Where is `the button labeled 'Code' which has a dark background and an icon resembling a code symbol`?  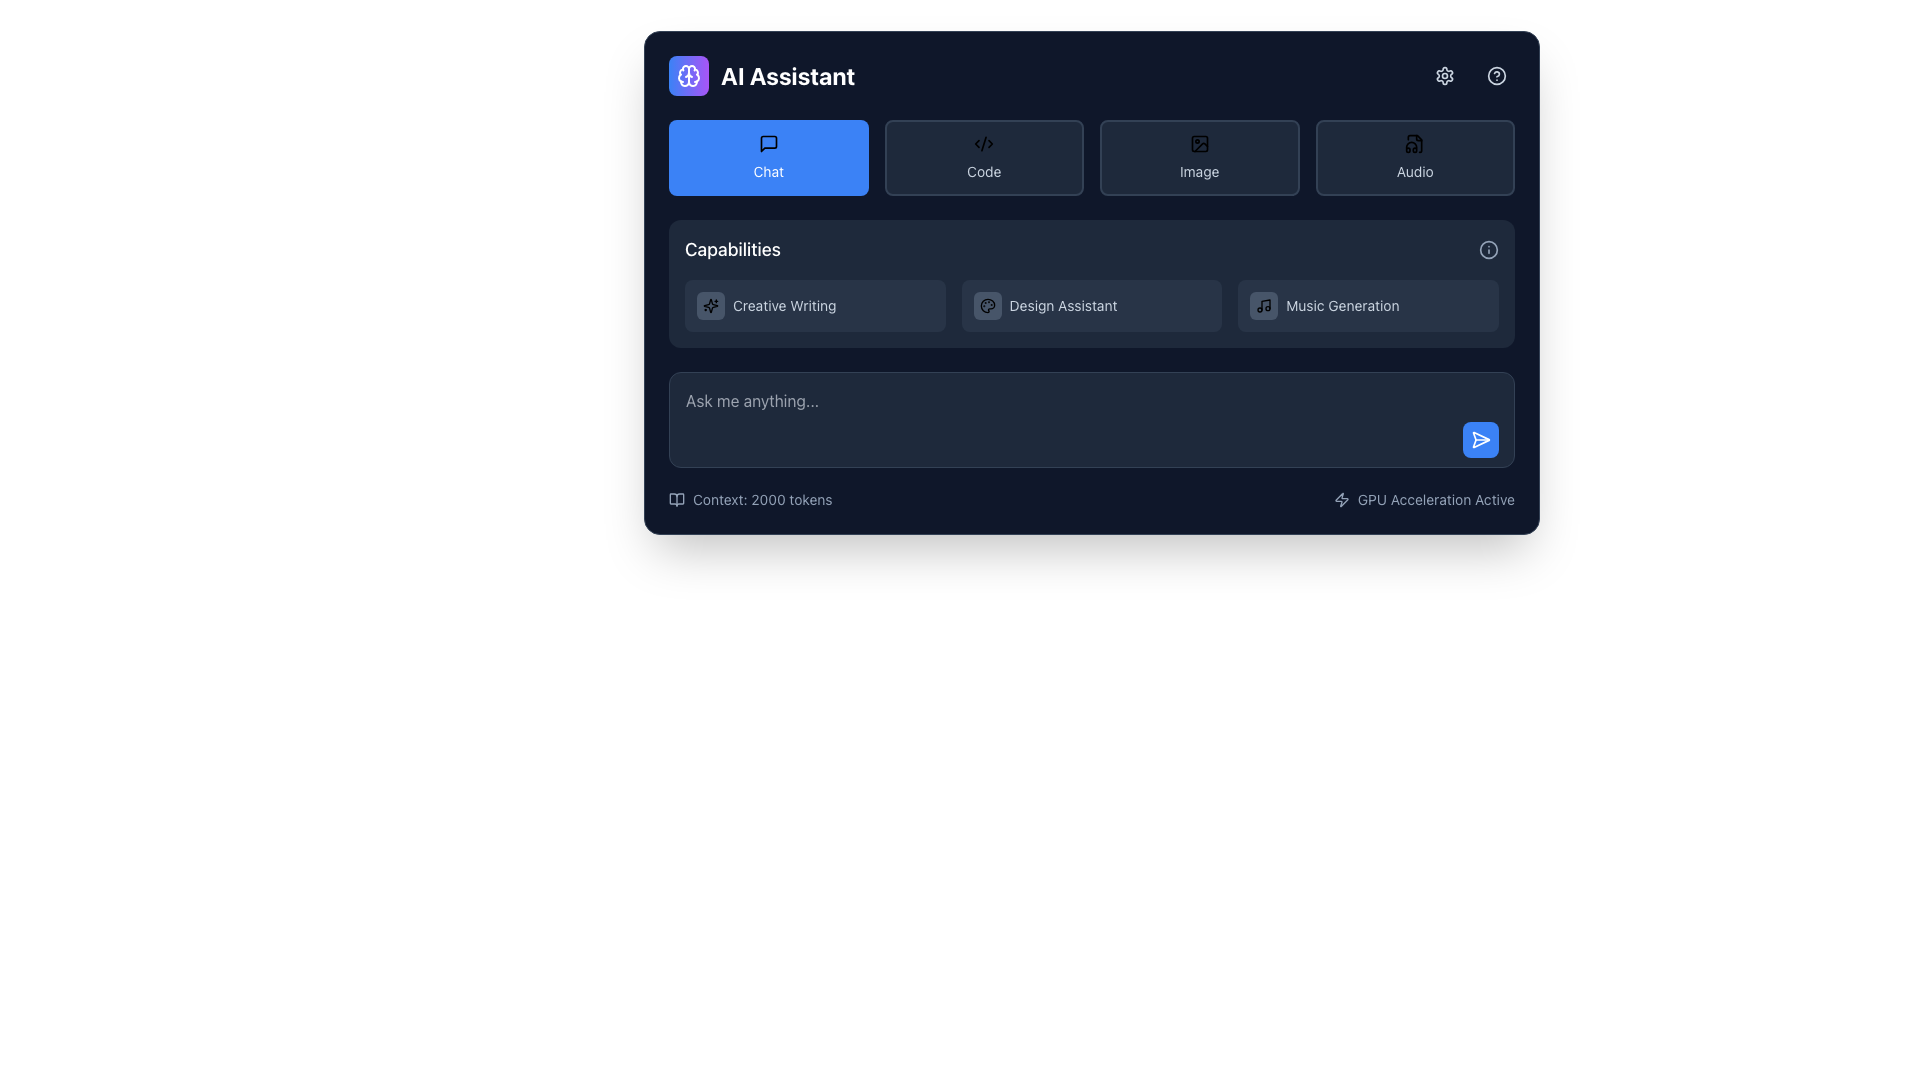 the button labeled 'Code' which has a dark background and an icon resembling a code symbol is located at coordinates (984, 157).